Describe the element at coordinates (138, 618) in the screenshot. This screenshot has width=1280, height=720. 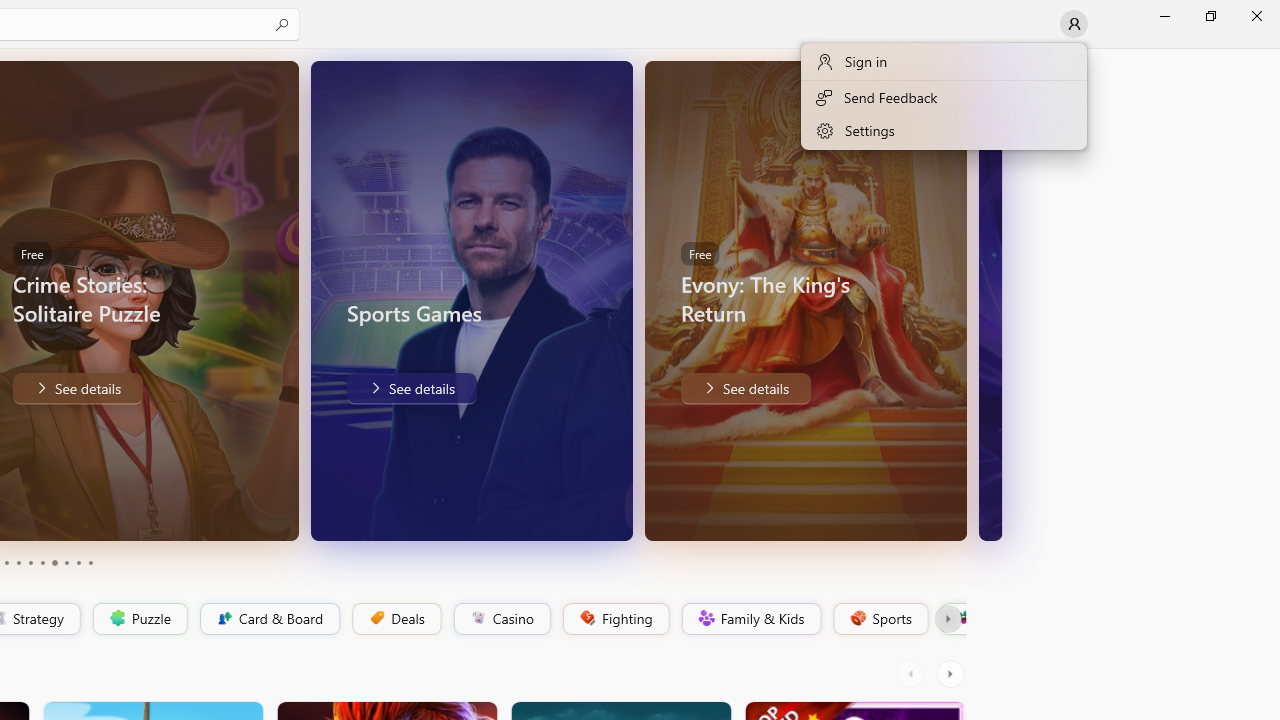
I see `'Puzzle'` at that location.